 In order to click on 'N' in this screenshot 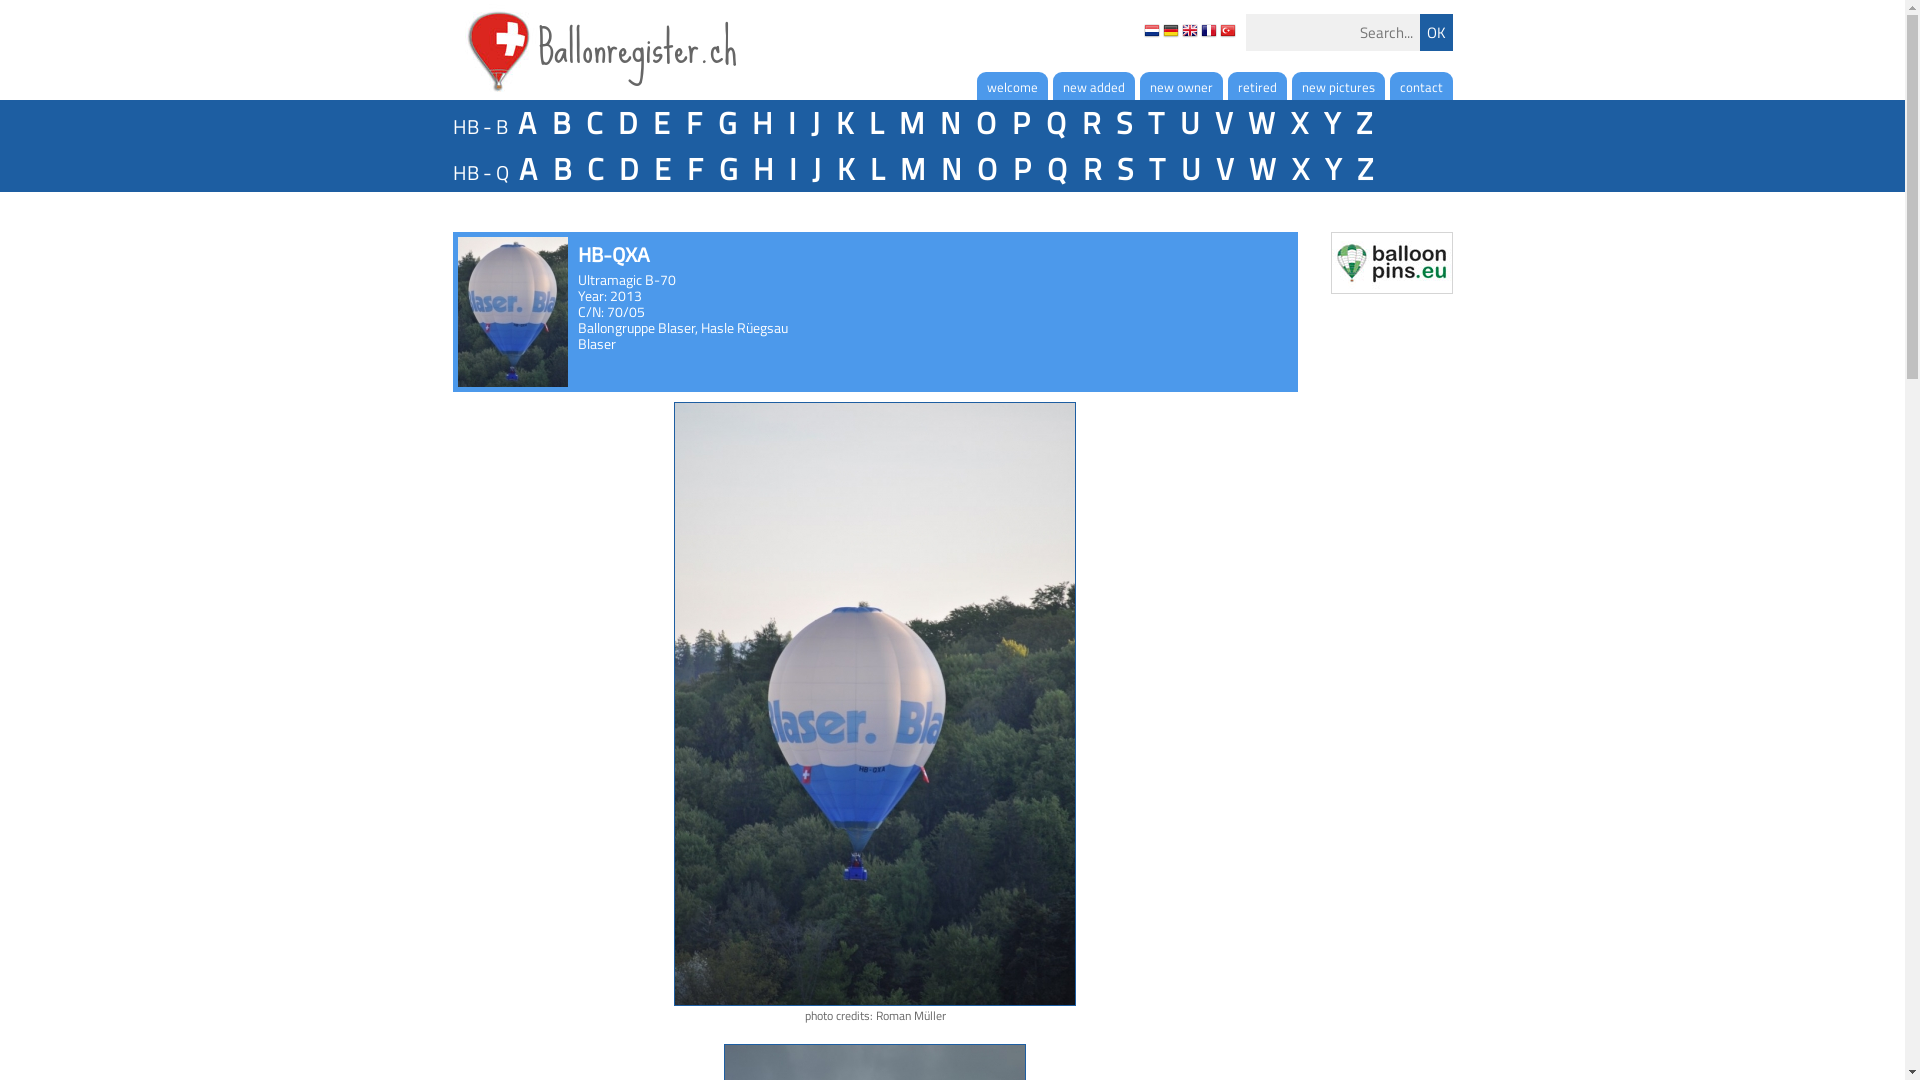, I will do `click(949, 123)`.